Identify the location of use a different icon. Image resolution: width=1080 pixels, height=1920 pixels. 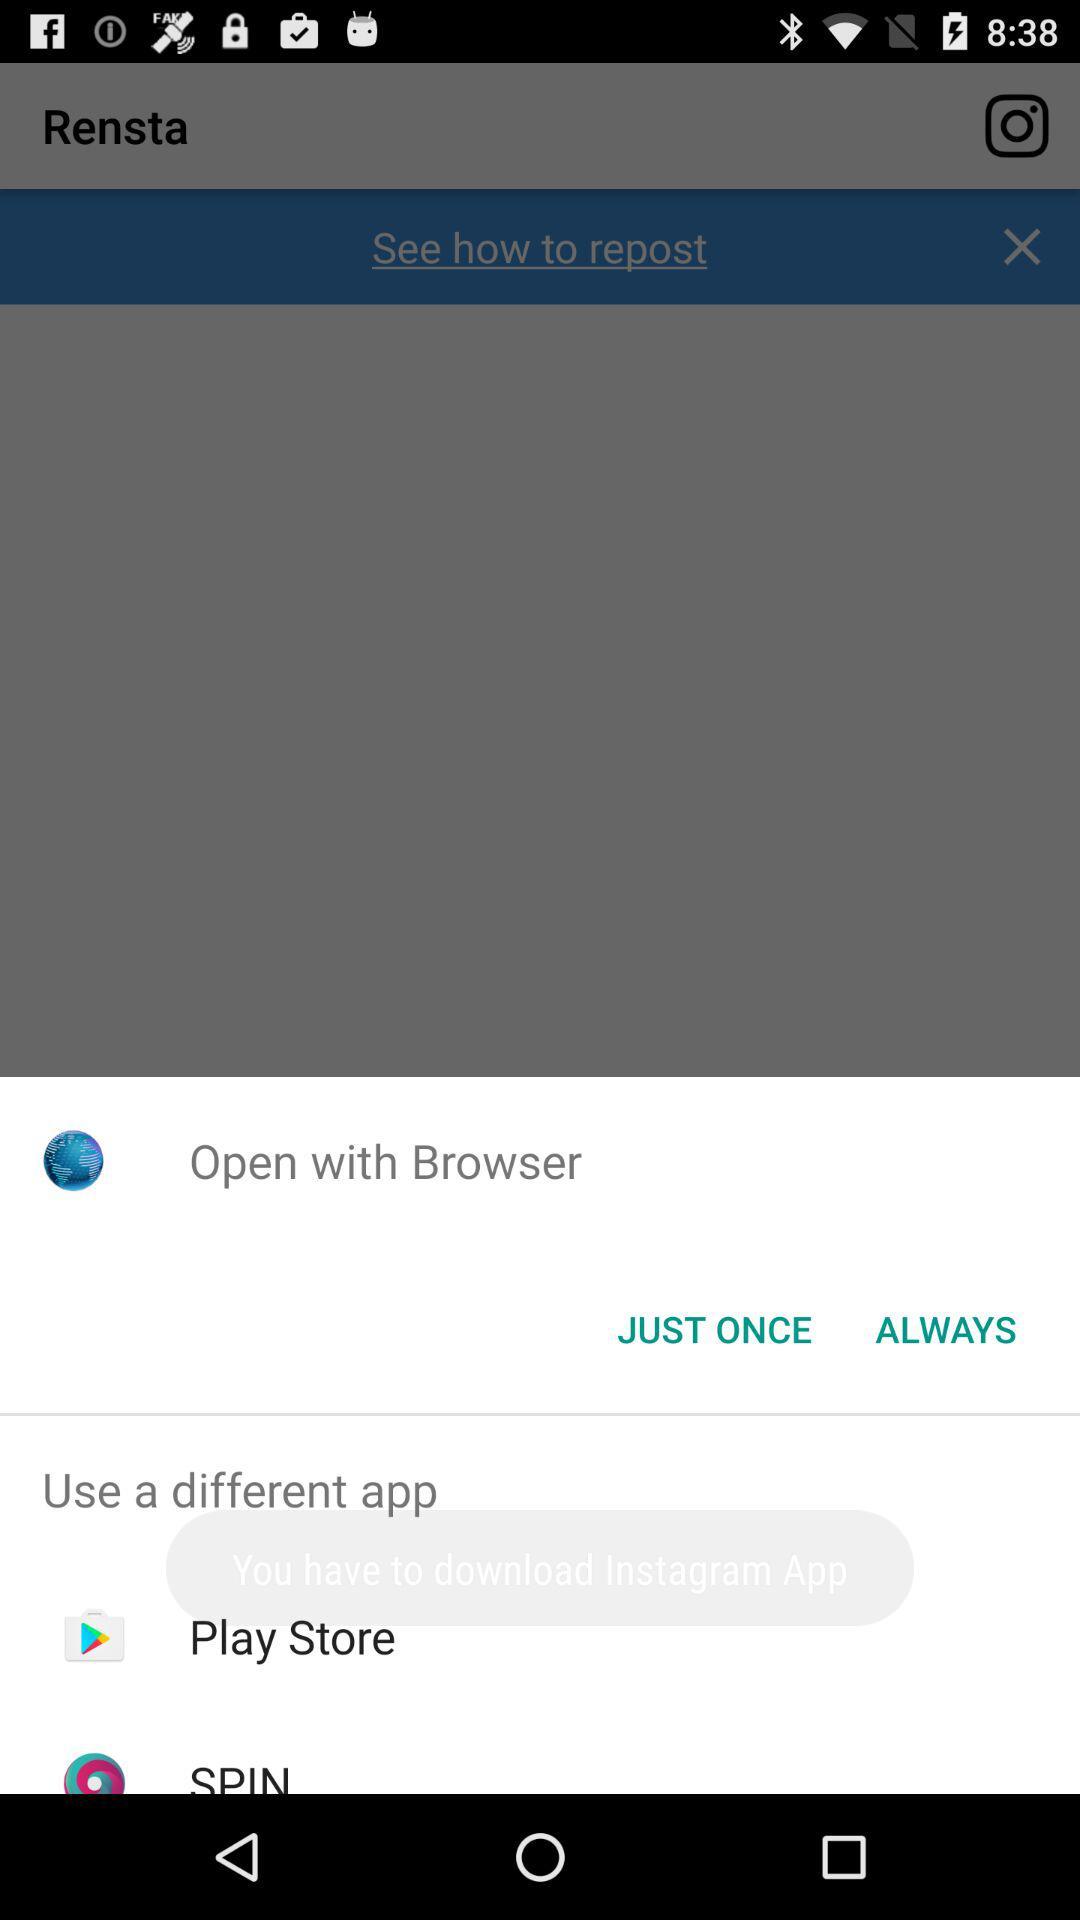
(540, 1489).